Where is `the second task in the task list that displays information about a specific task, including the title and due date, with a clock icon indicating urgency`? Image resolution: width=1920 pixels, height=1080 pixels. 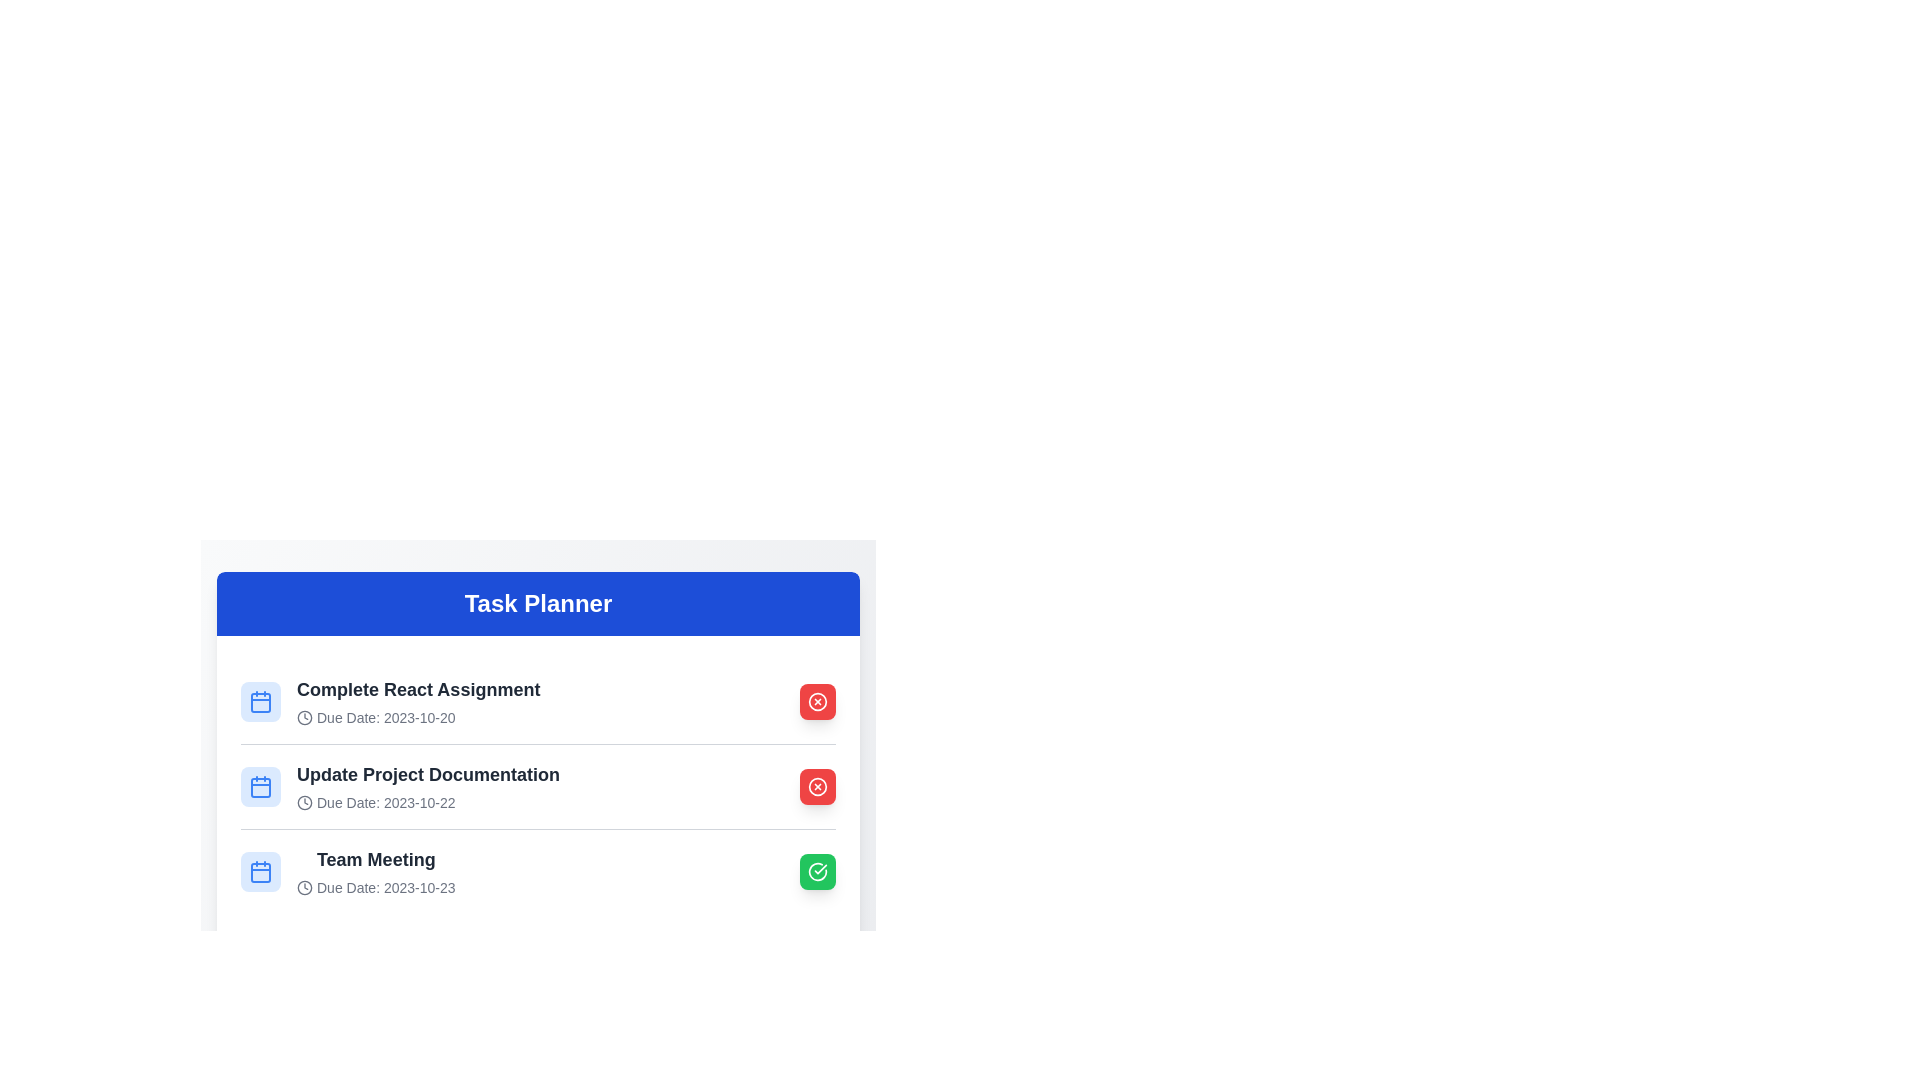 the second task in the task list that displays information about a specific task, including the title and due date, with a clock icon indicating urgency is located at coordinates (427, 785).